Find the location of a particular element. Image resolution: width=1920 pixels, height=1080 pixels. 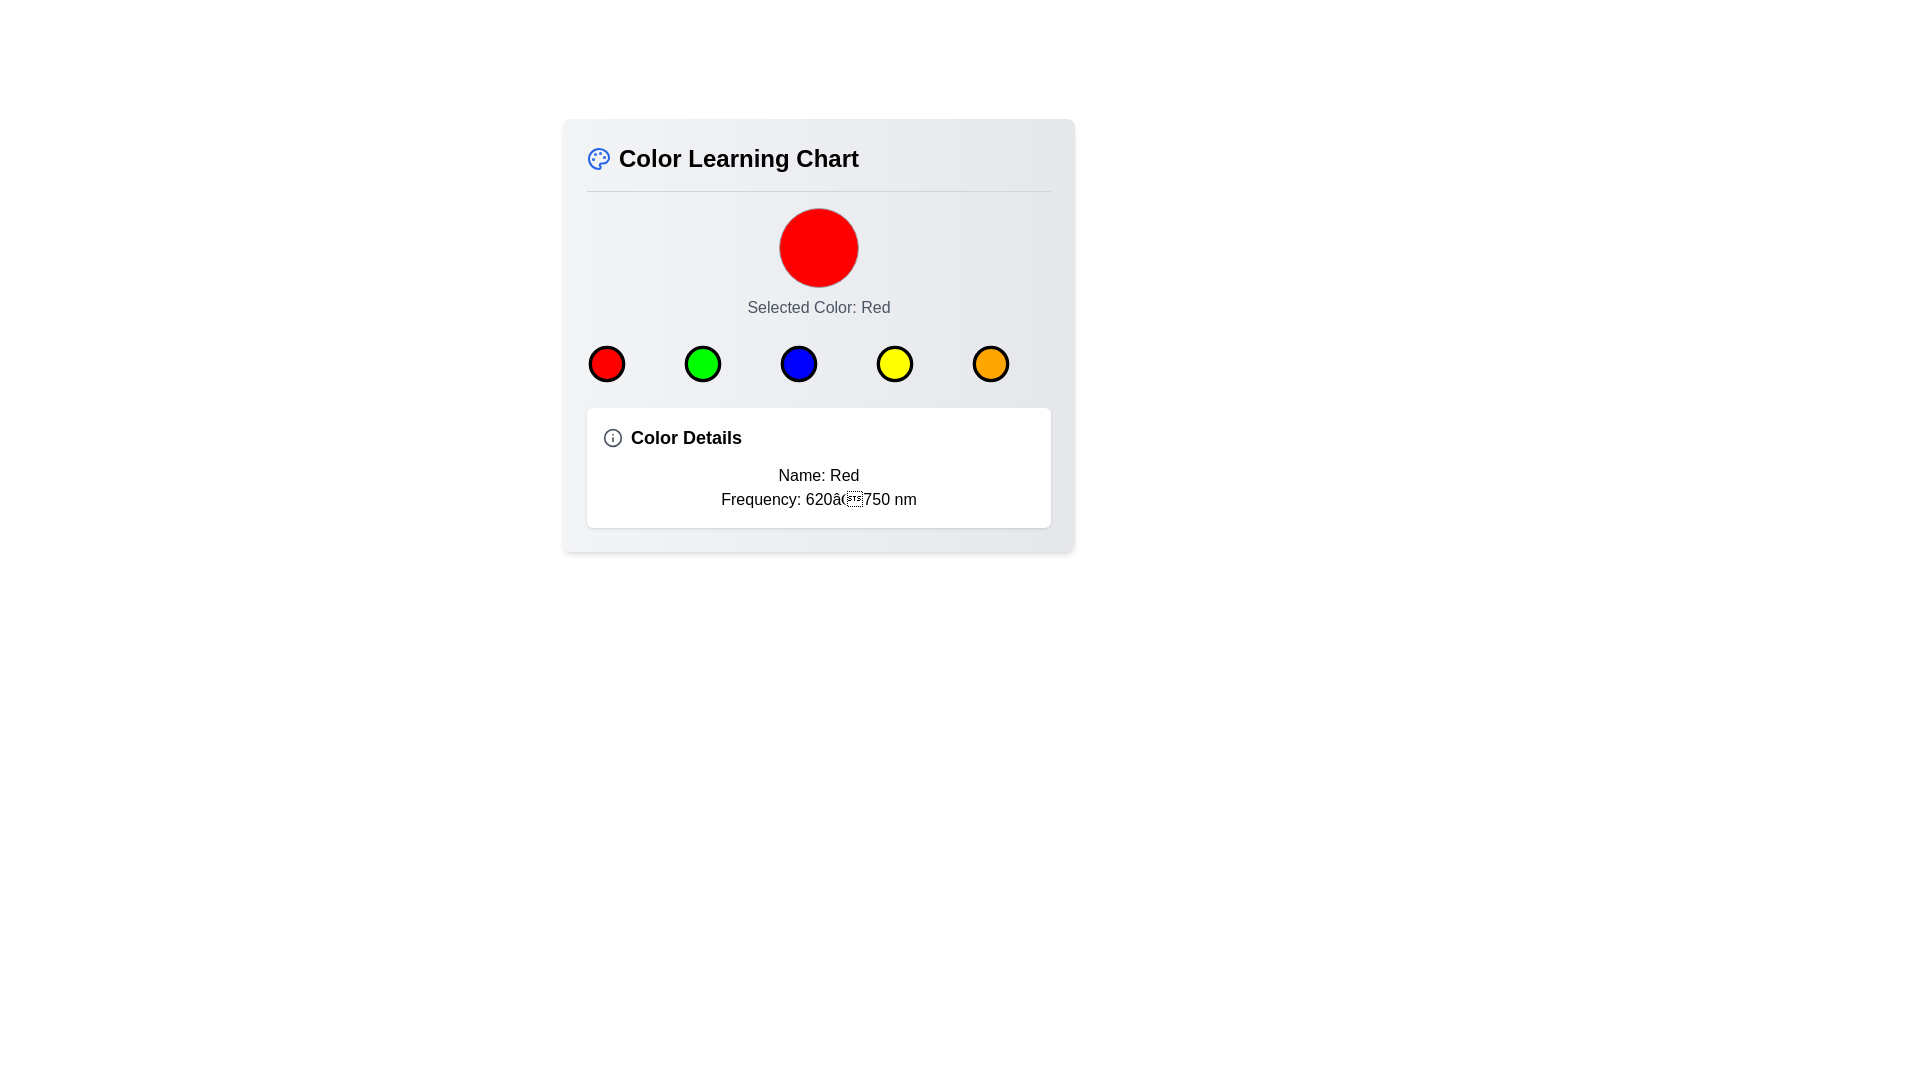

the color selection button in the horizontal button group located below the 'Selected Color: Red' label is located at coordinates (819, 363).